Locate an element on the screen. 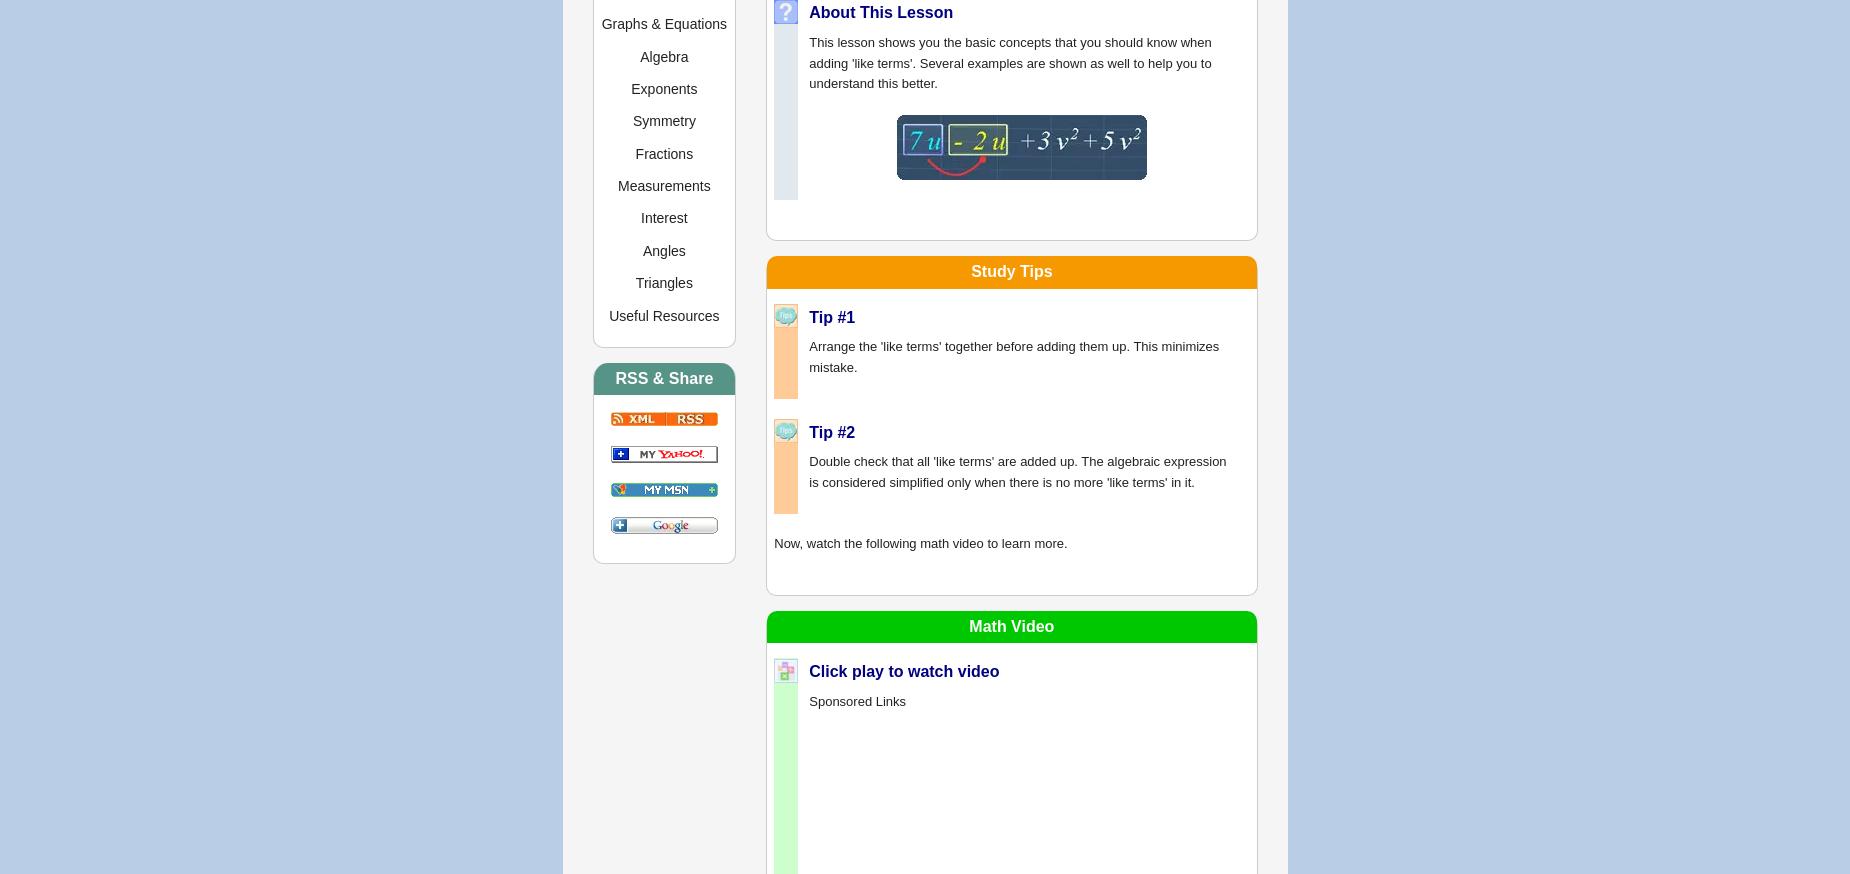 This screenshot has width=1850, height=874. 'Sponsored Links' is located at coordinates (857, 700).